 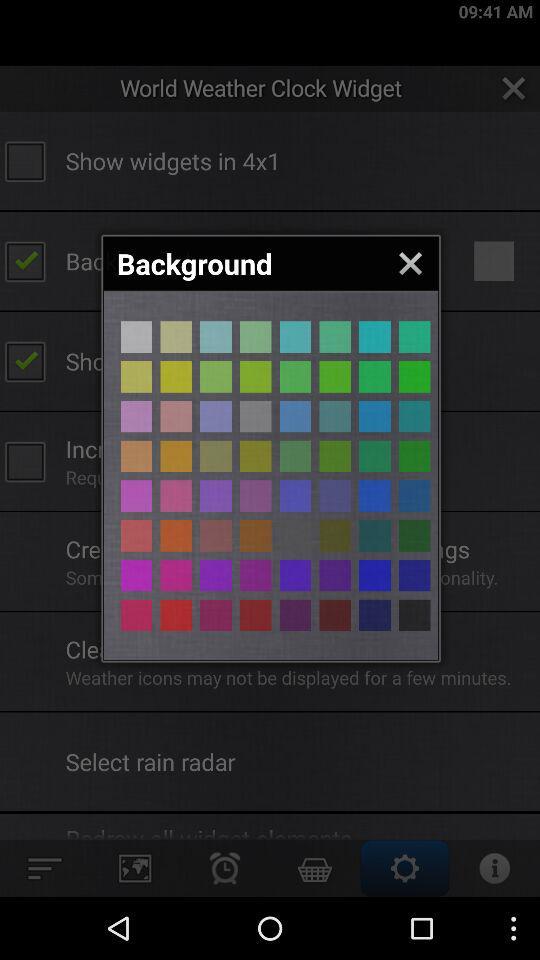 I want to click on backround button, so click(x=413, y=375).